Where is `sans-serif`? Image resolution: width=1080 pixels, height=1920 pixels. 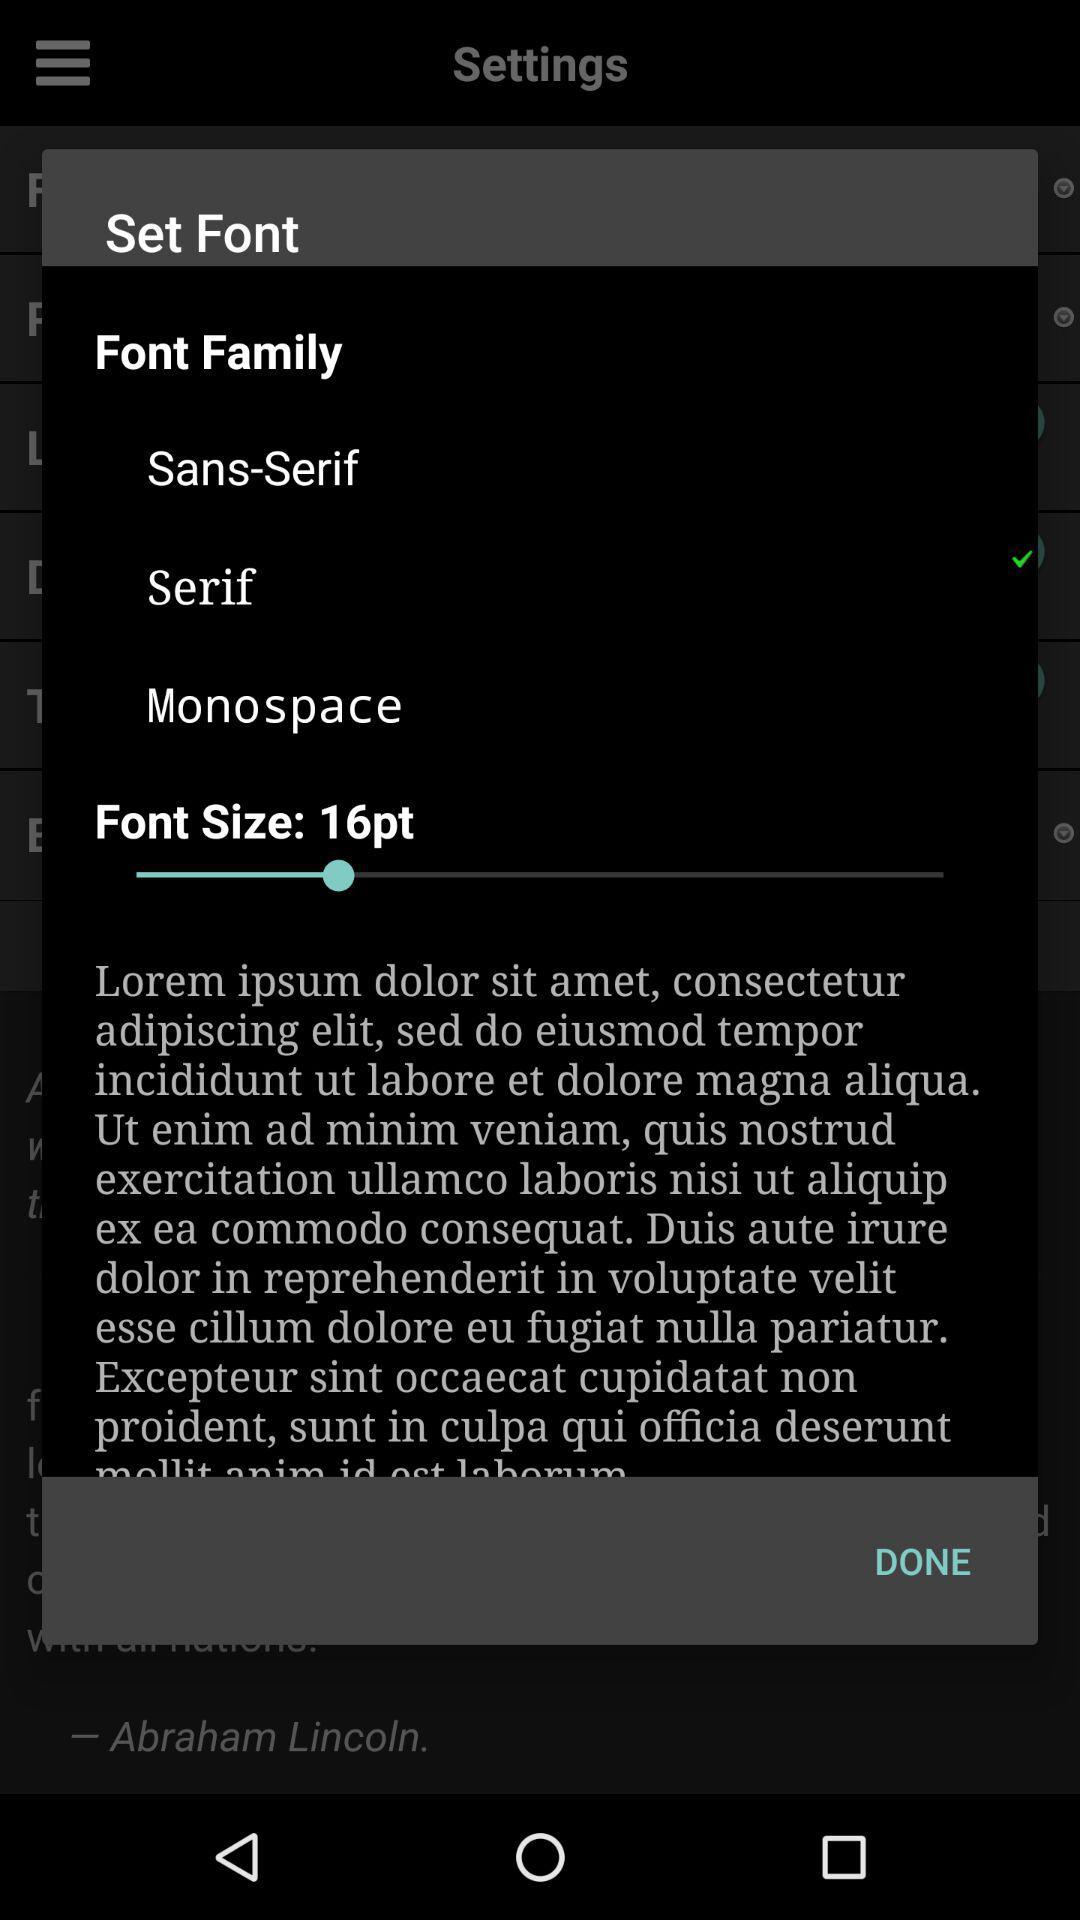
sans-serif is located at coordinates (566, 465).